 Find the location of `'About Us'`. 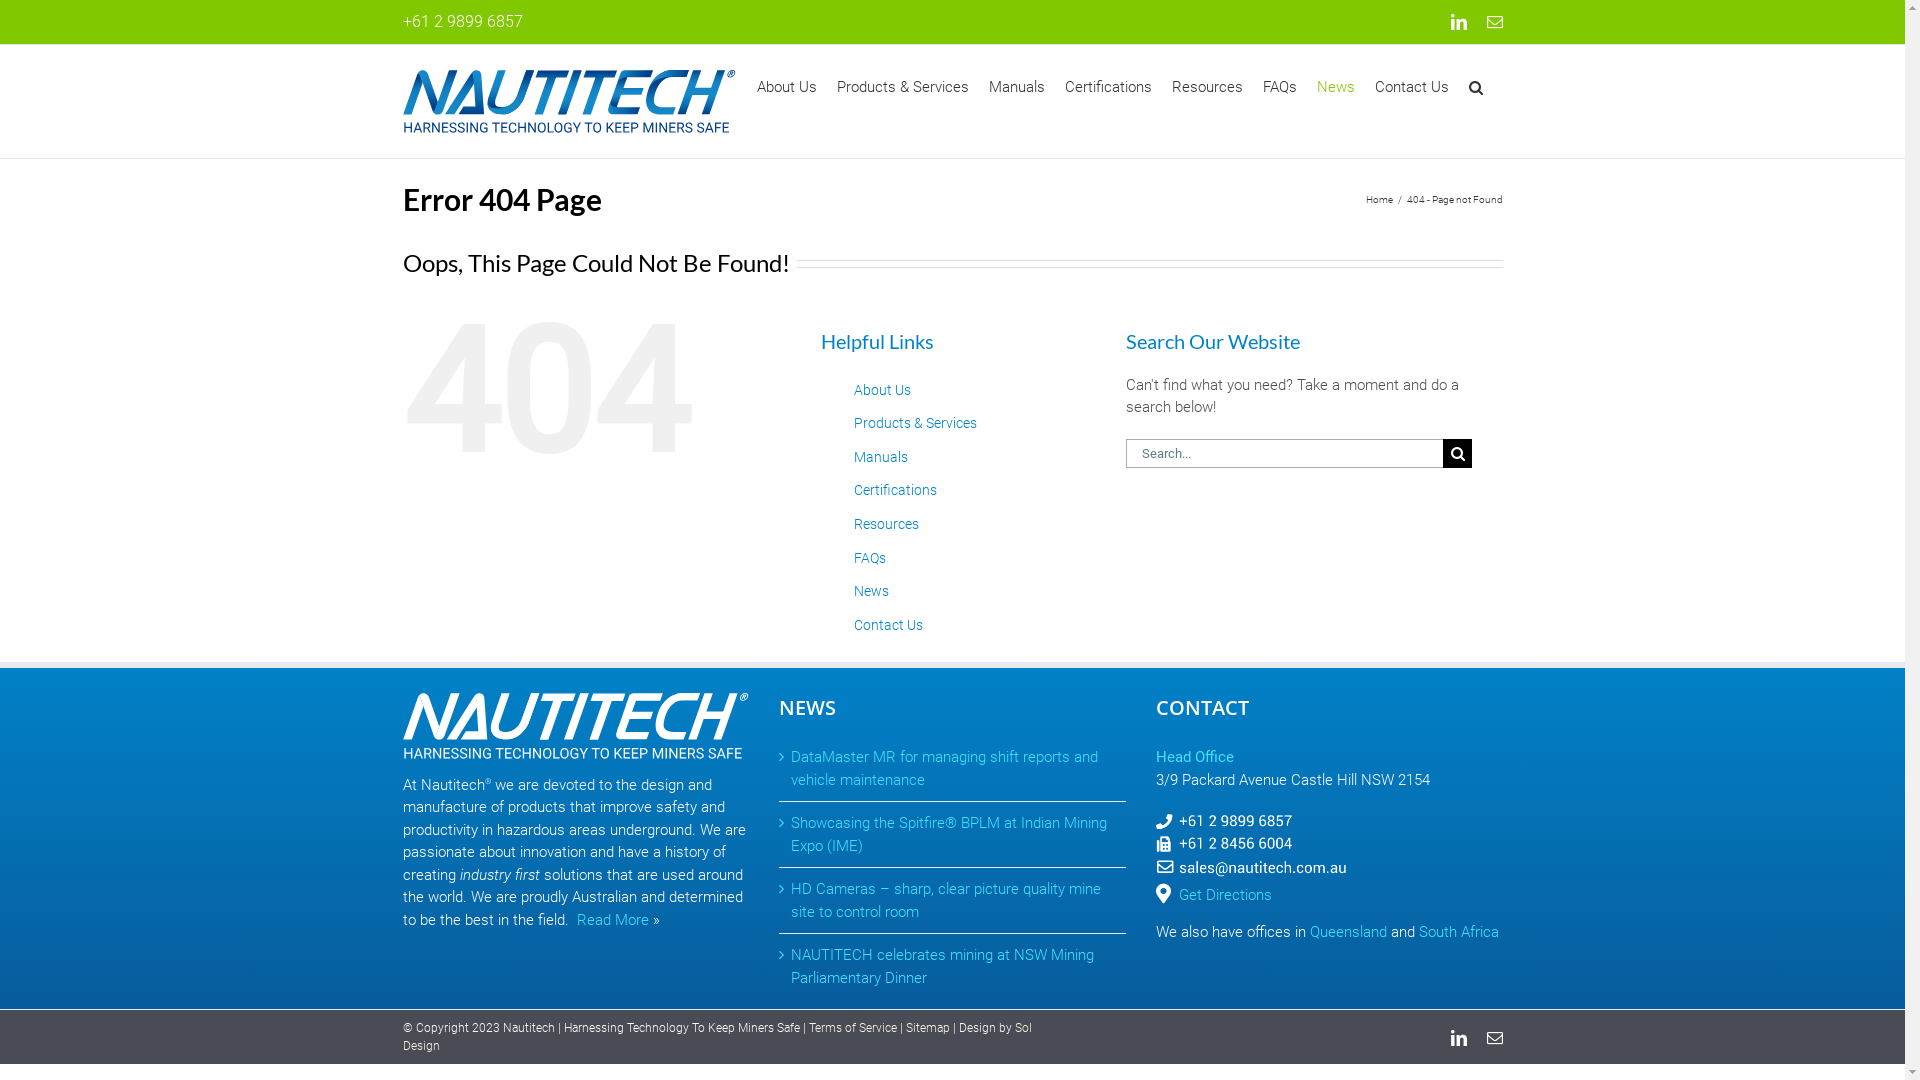

'About Us' is located at coordinates (881, 389).